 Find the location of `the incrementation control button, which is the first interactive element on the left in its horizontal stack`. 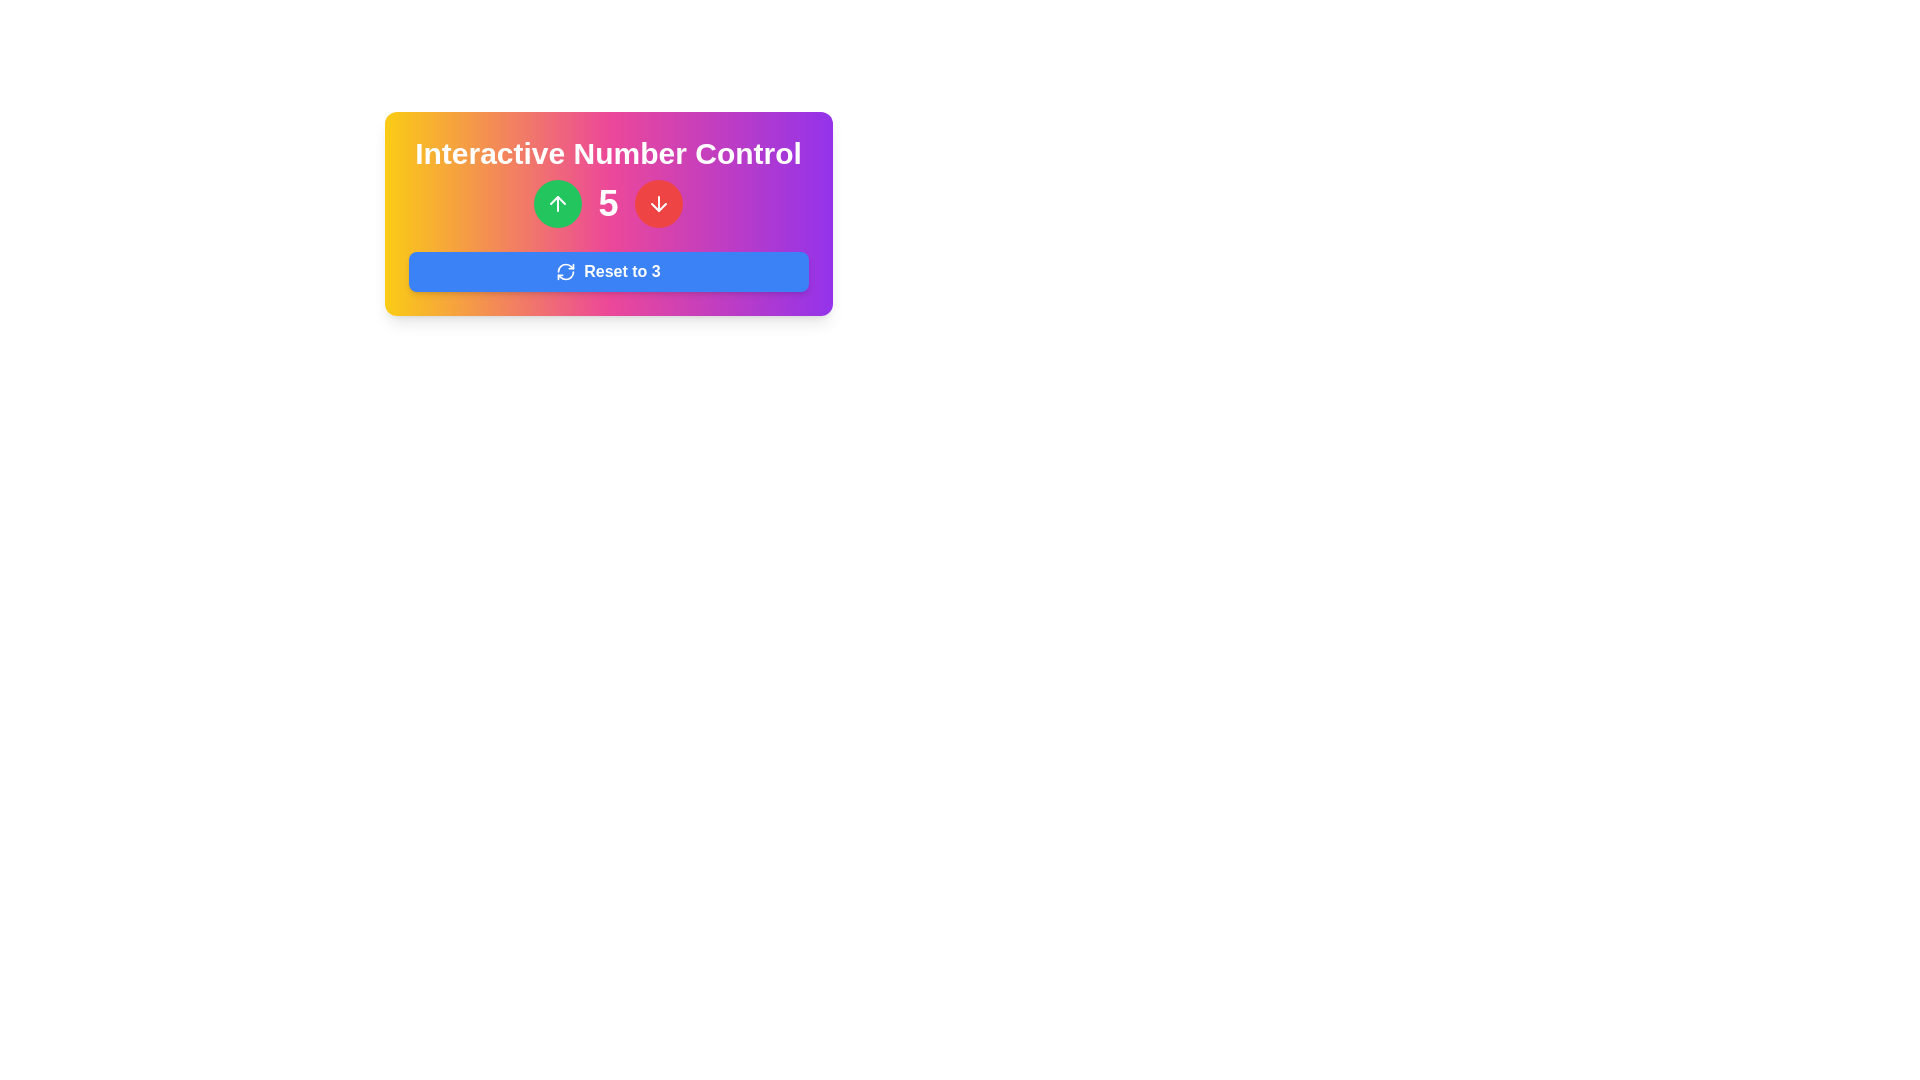

the incrementation control button, which is the first interactive element on the left in its horizontal stack is located at coordinates (558, 204).